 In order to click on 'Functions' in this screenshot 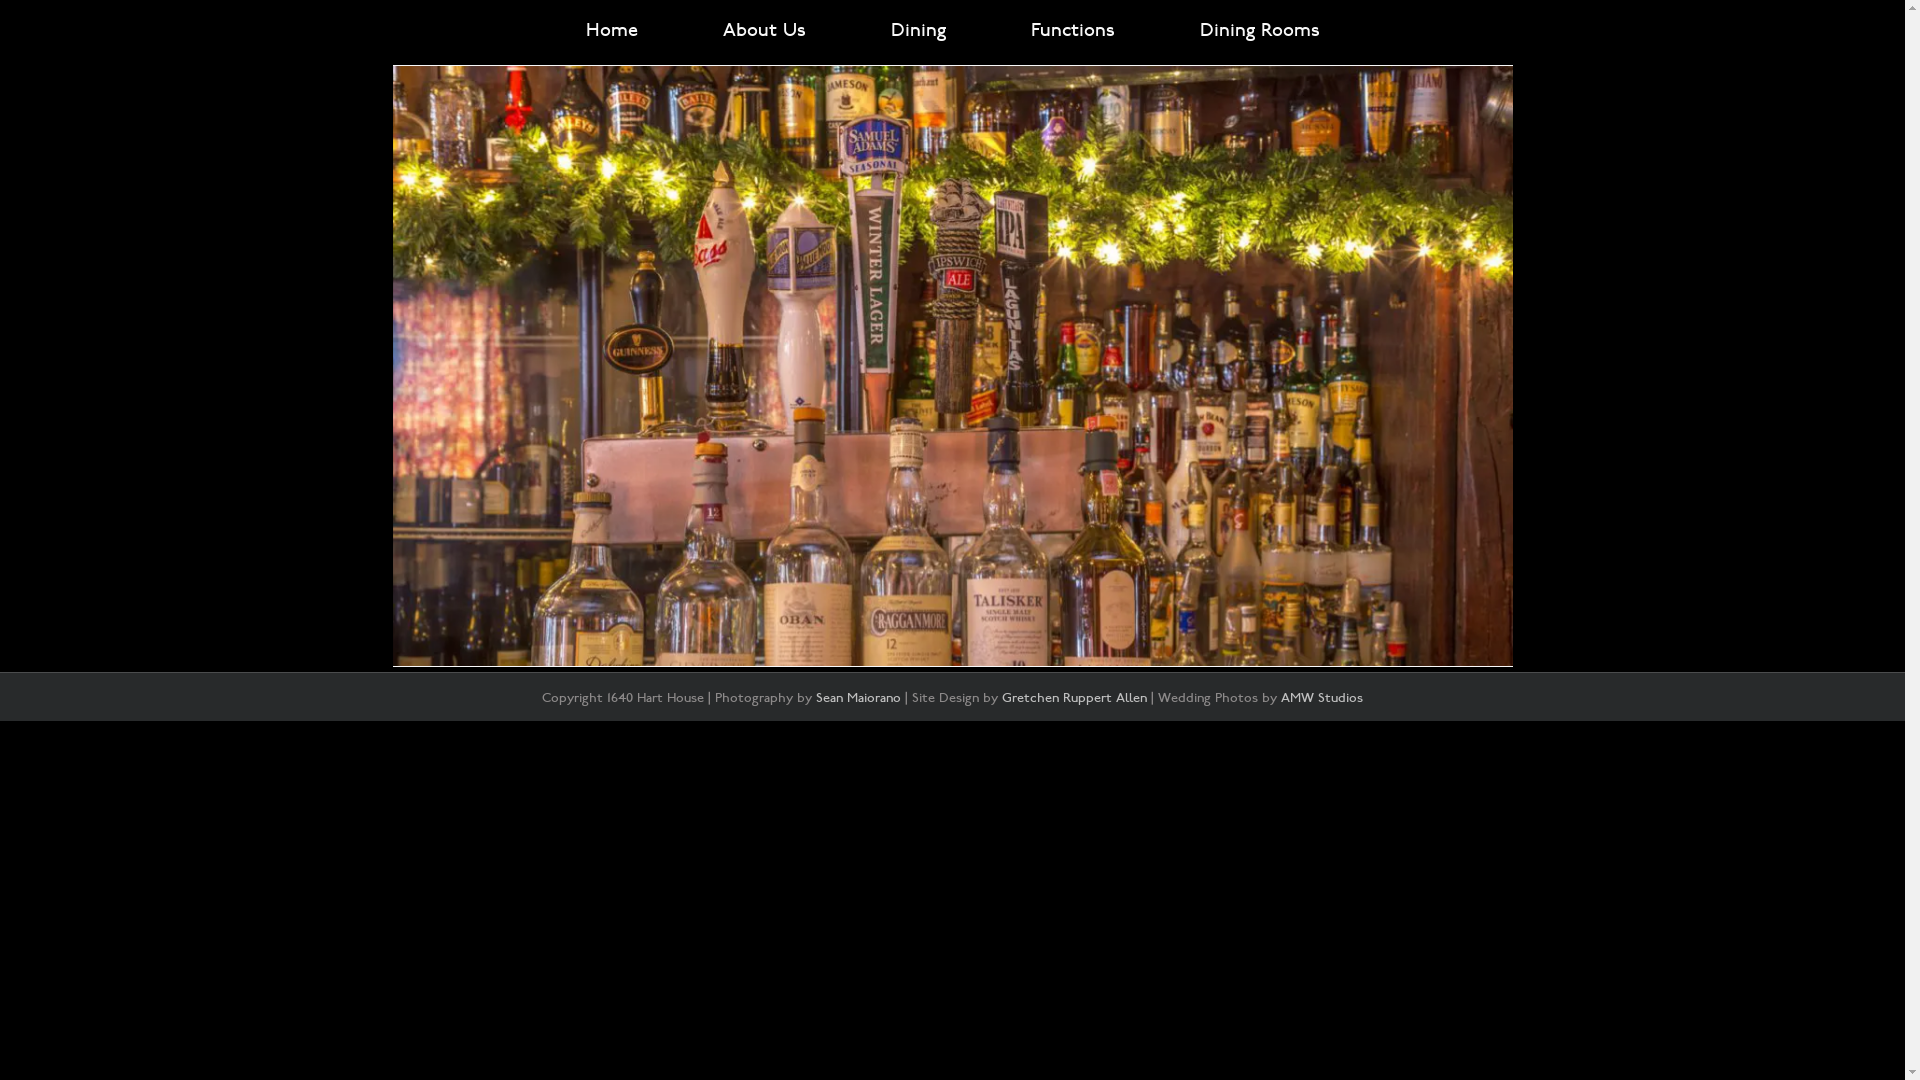, I will do `click(1070, 30)`.